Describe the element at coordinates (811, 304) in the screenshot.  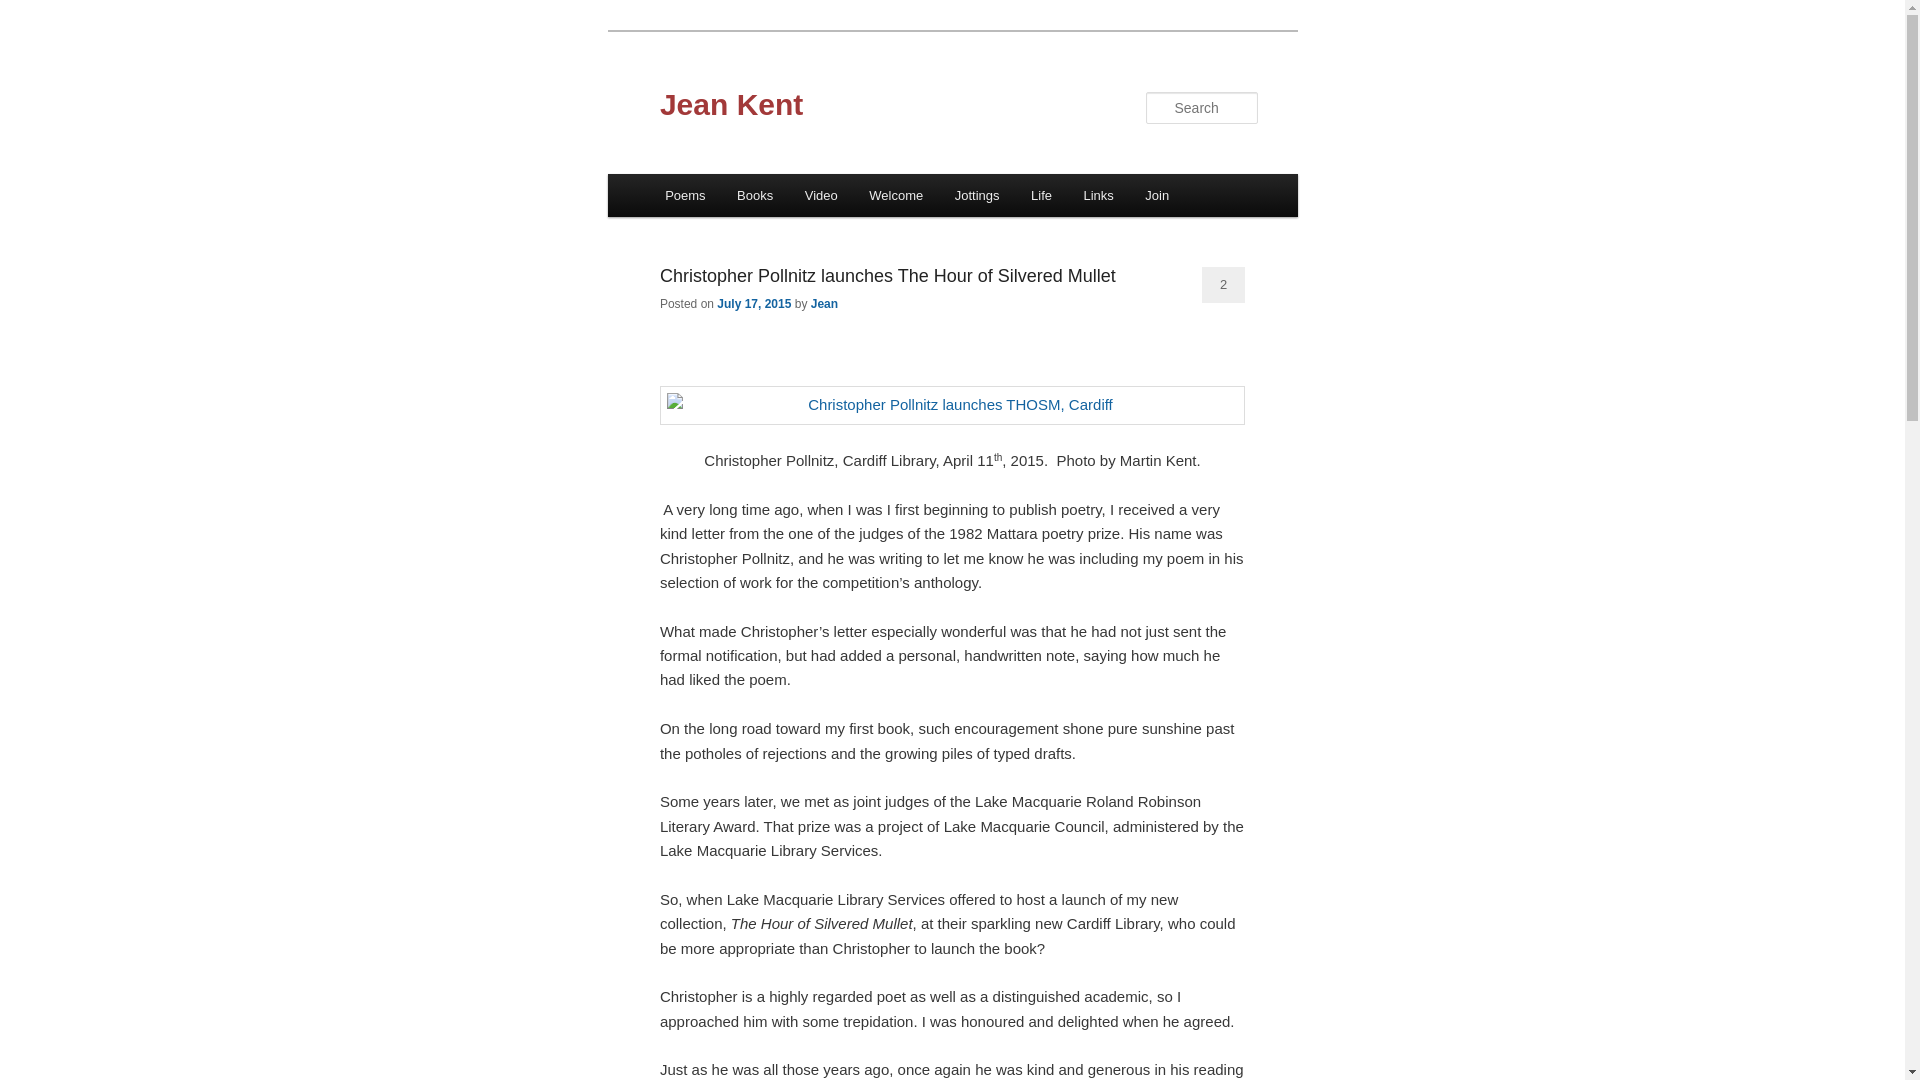
I see `'Jean'` at that location.